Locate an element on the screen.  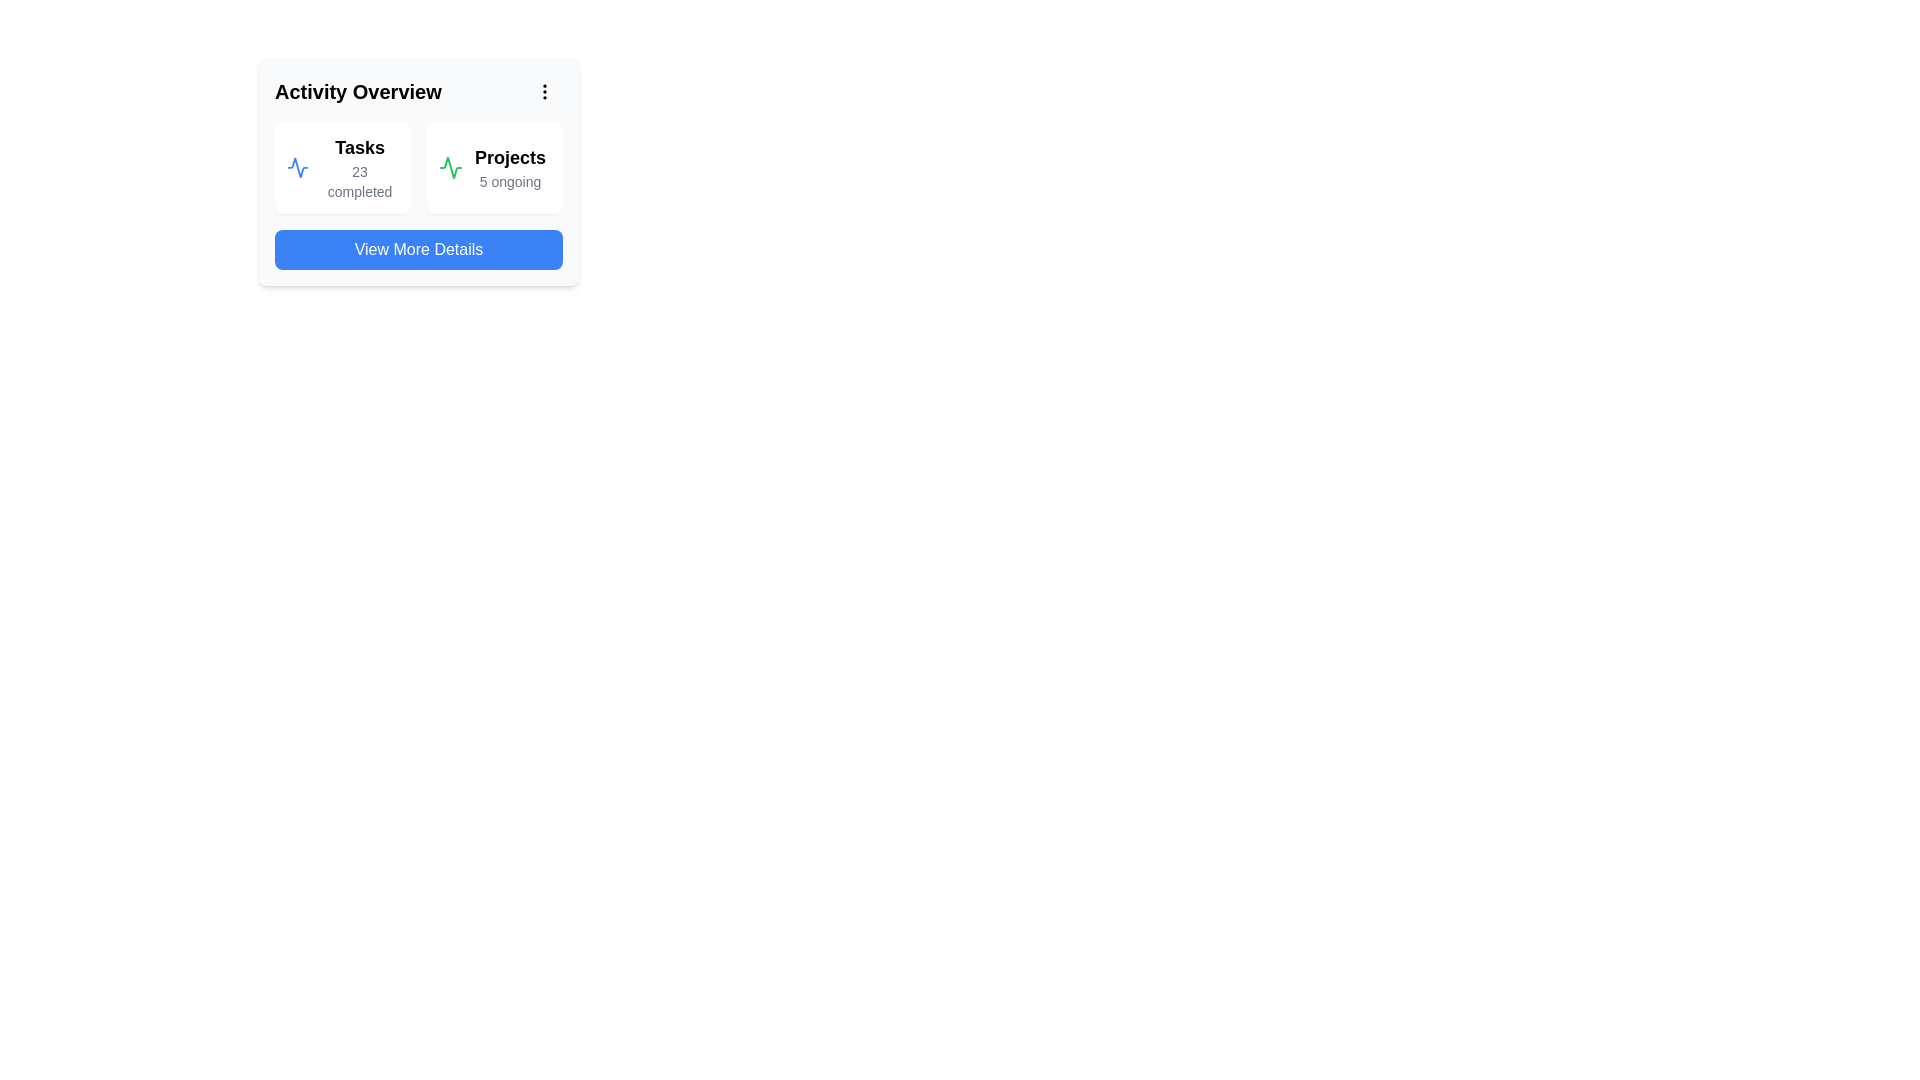
the static heading text element labeled 'Activity Overview' at the top of the card layout is located at coordinates (358, 92).